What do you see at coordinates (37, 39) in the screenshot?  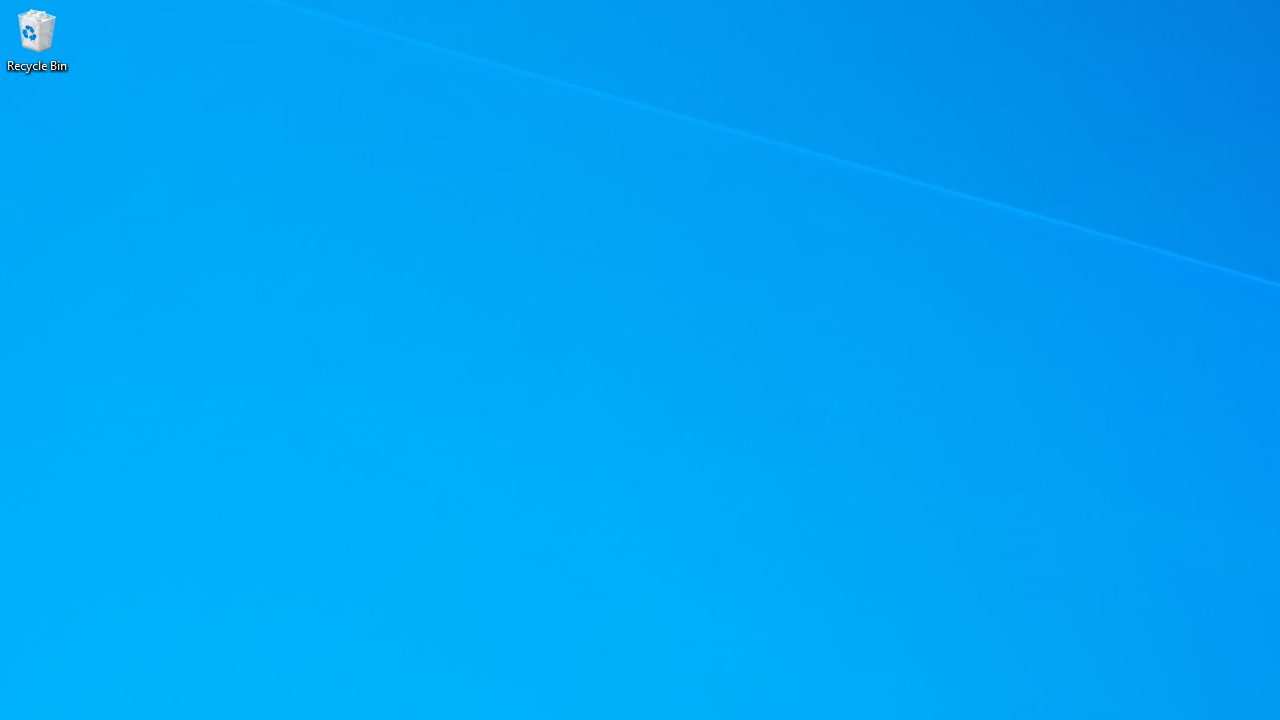 I see `'Recycle Bin'` at bounding box center [37, 39].